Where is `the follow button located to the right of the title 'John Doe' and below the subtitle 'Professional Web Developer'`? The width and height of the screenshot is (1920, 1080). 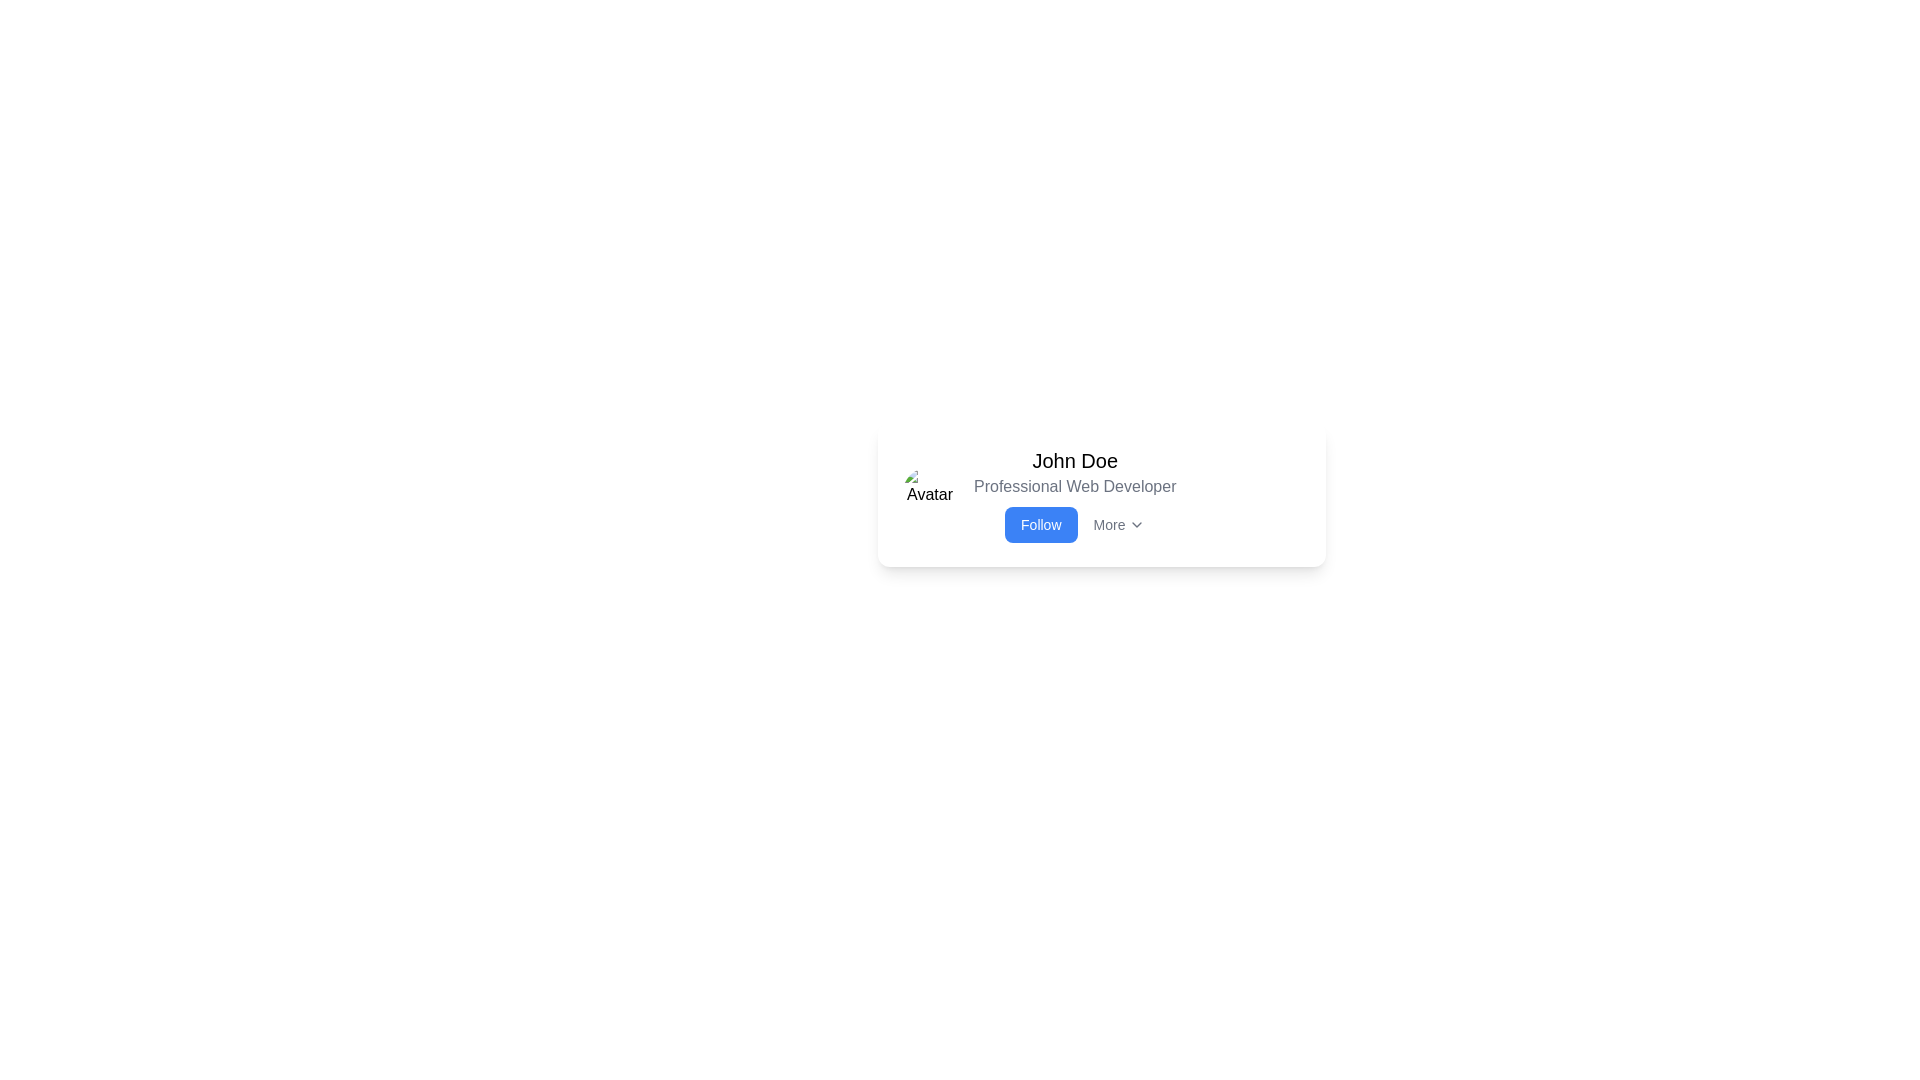
the follow button located to the right of the title 'John Doe' and below the subtitle 'Professional Web Developer' is located at coordinates (1040, 523).